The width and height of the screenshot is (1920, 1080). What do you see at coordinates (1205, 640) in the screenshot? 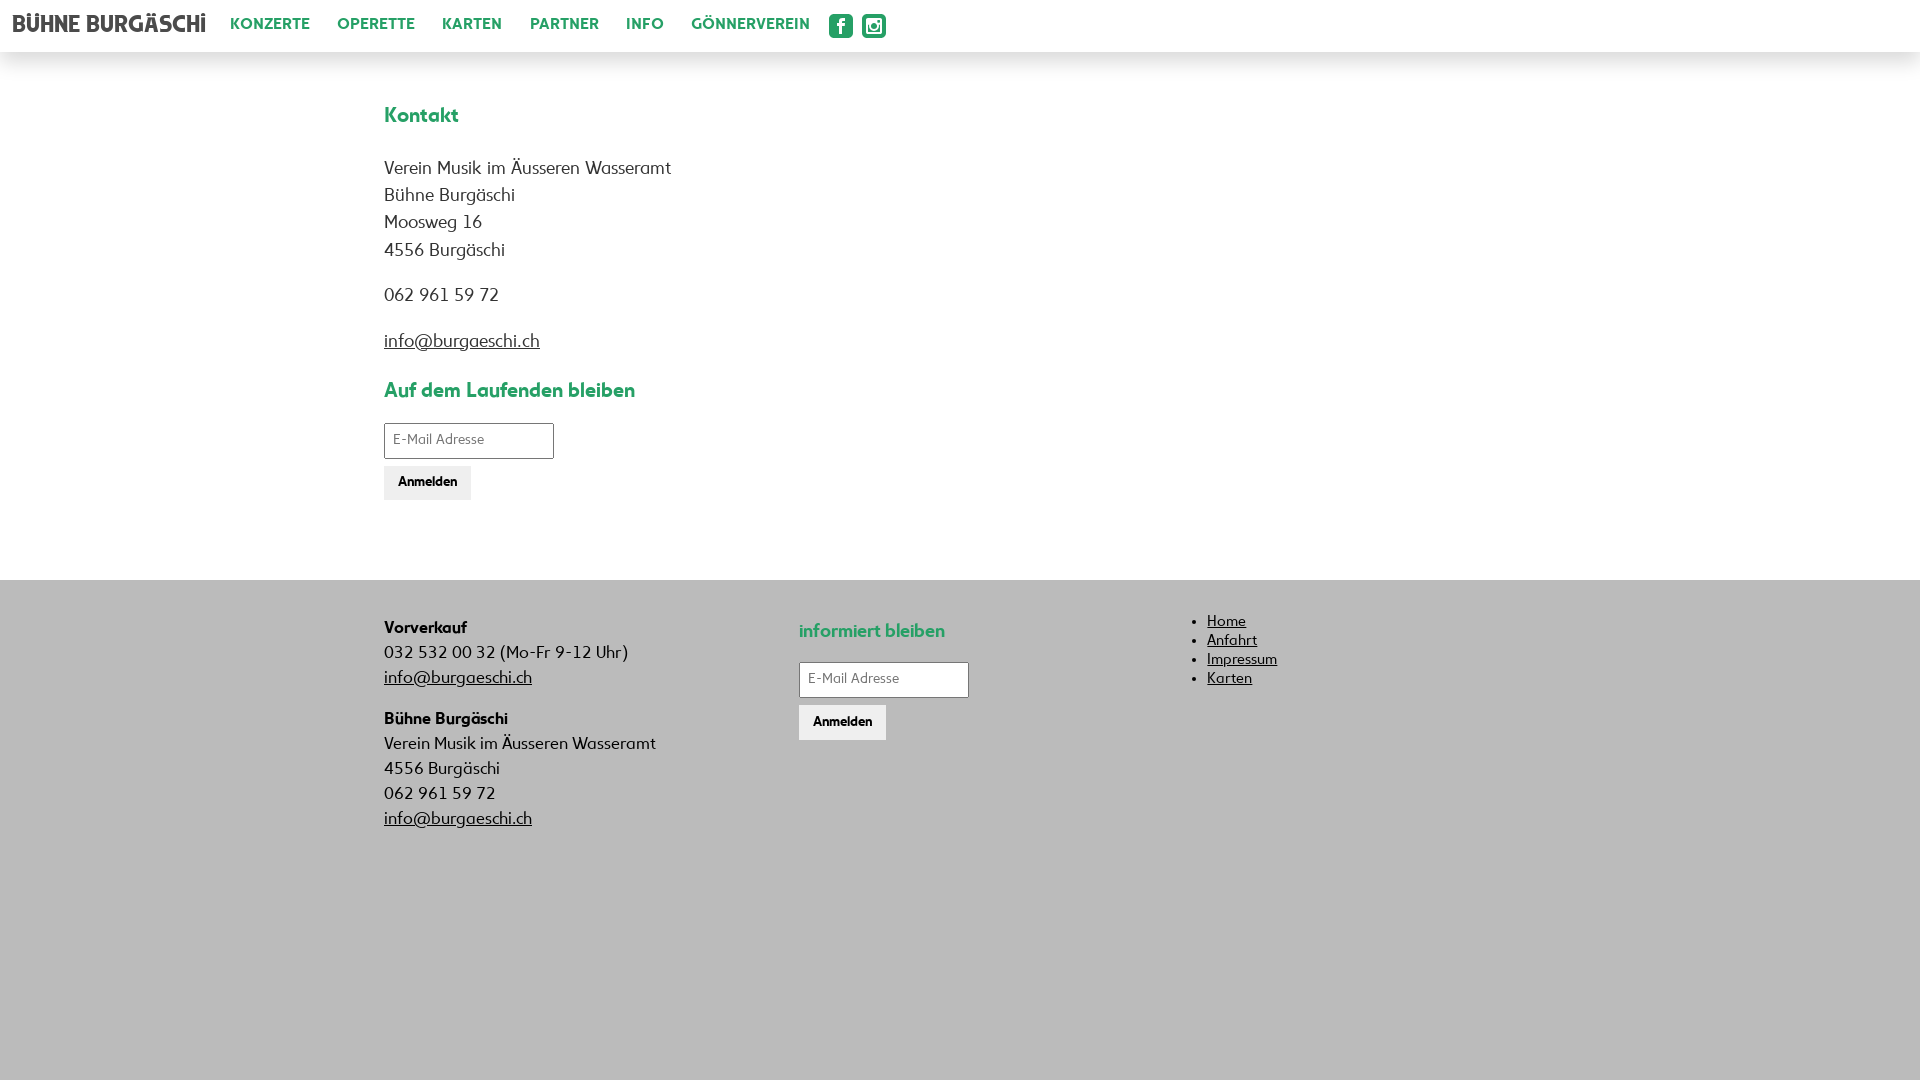
I see `'Anfahrt'` at bounding box center [1205, 640].